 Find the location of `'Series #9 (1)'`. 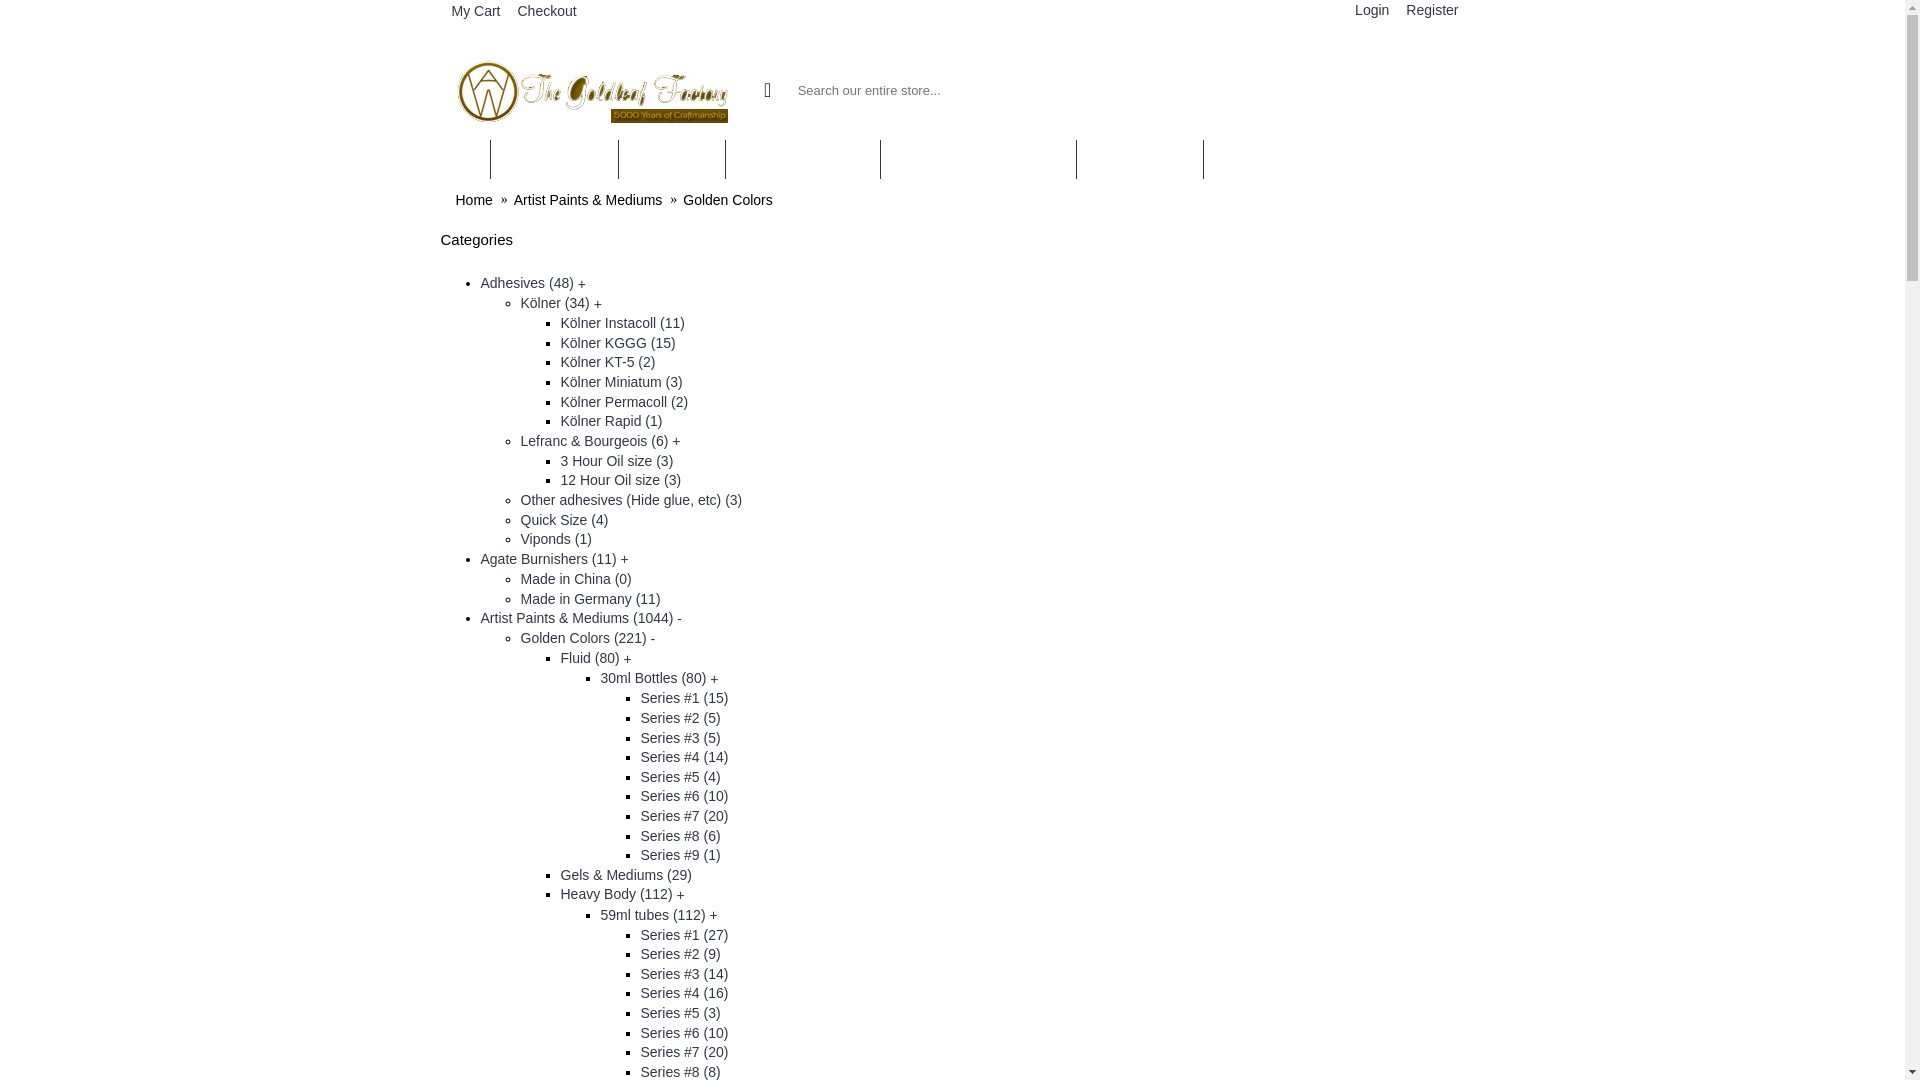

'Series #9 (1)' is located at coordinates (638, 855).